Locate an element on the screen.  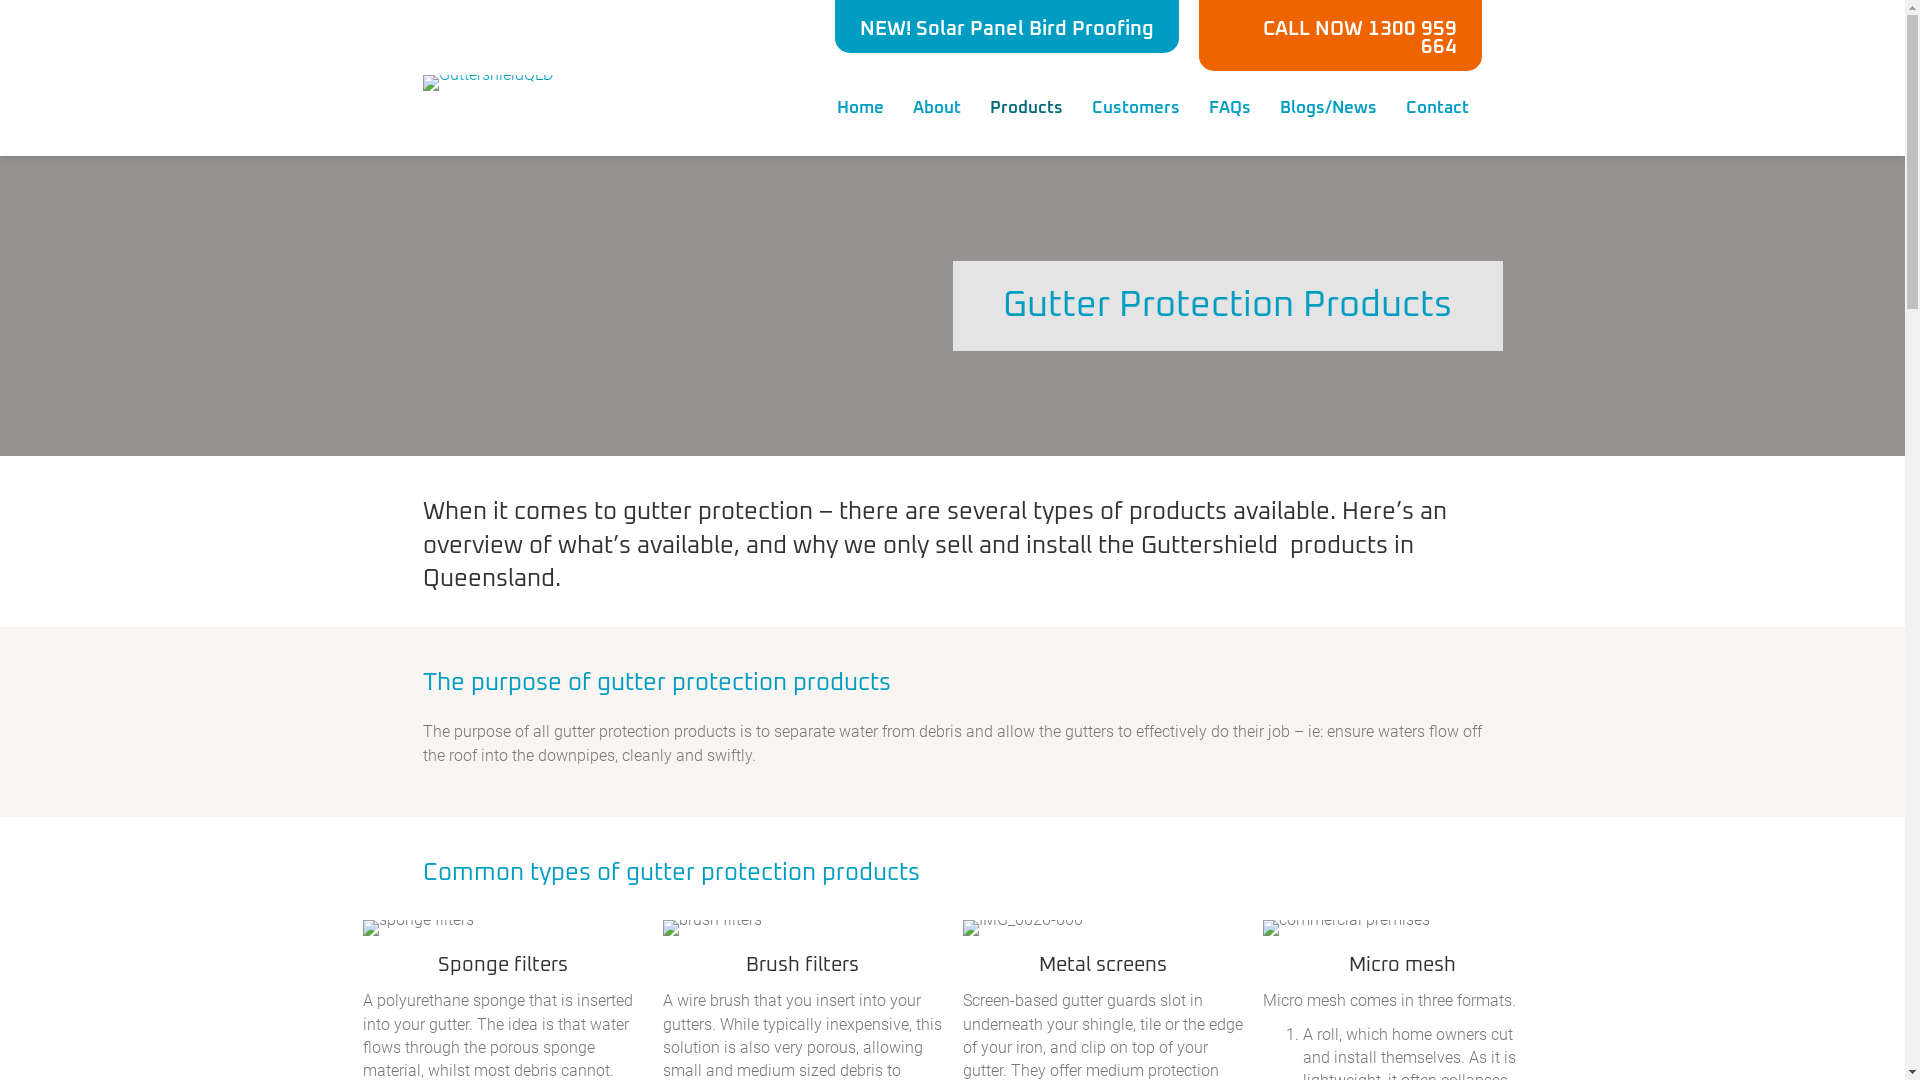
'Contact' is located at coordinates (1436, 108).